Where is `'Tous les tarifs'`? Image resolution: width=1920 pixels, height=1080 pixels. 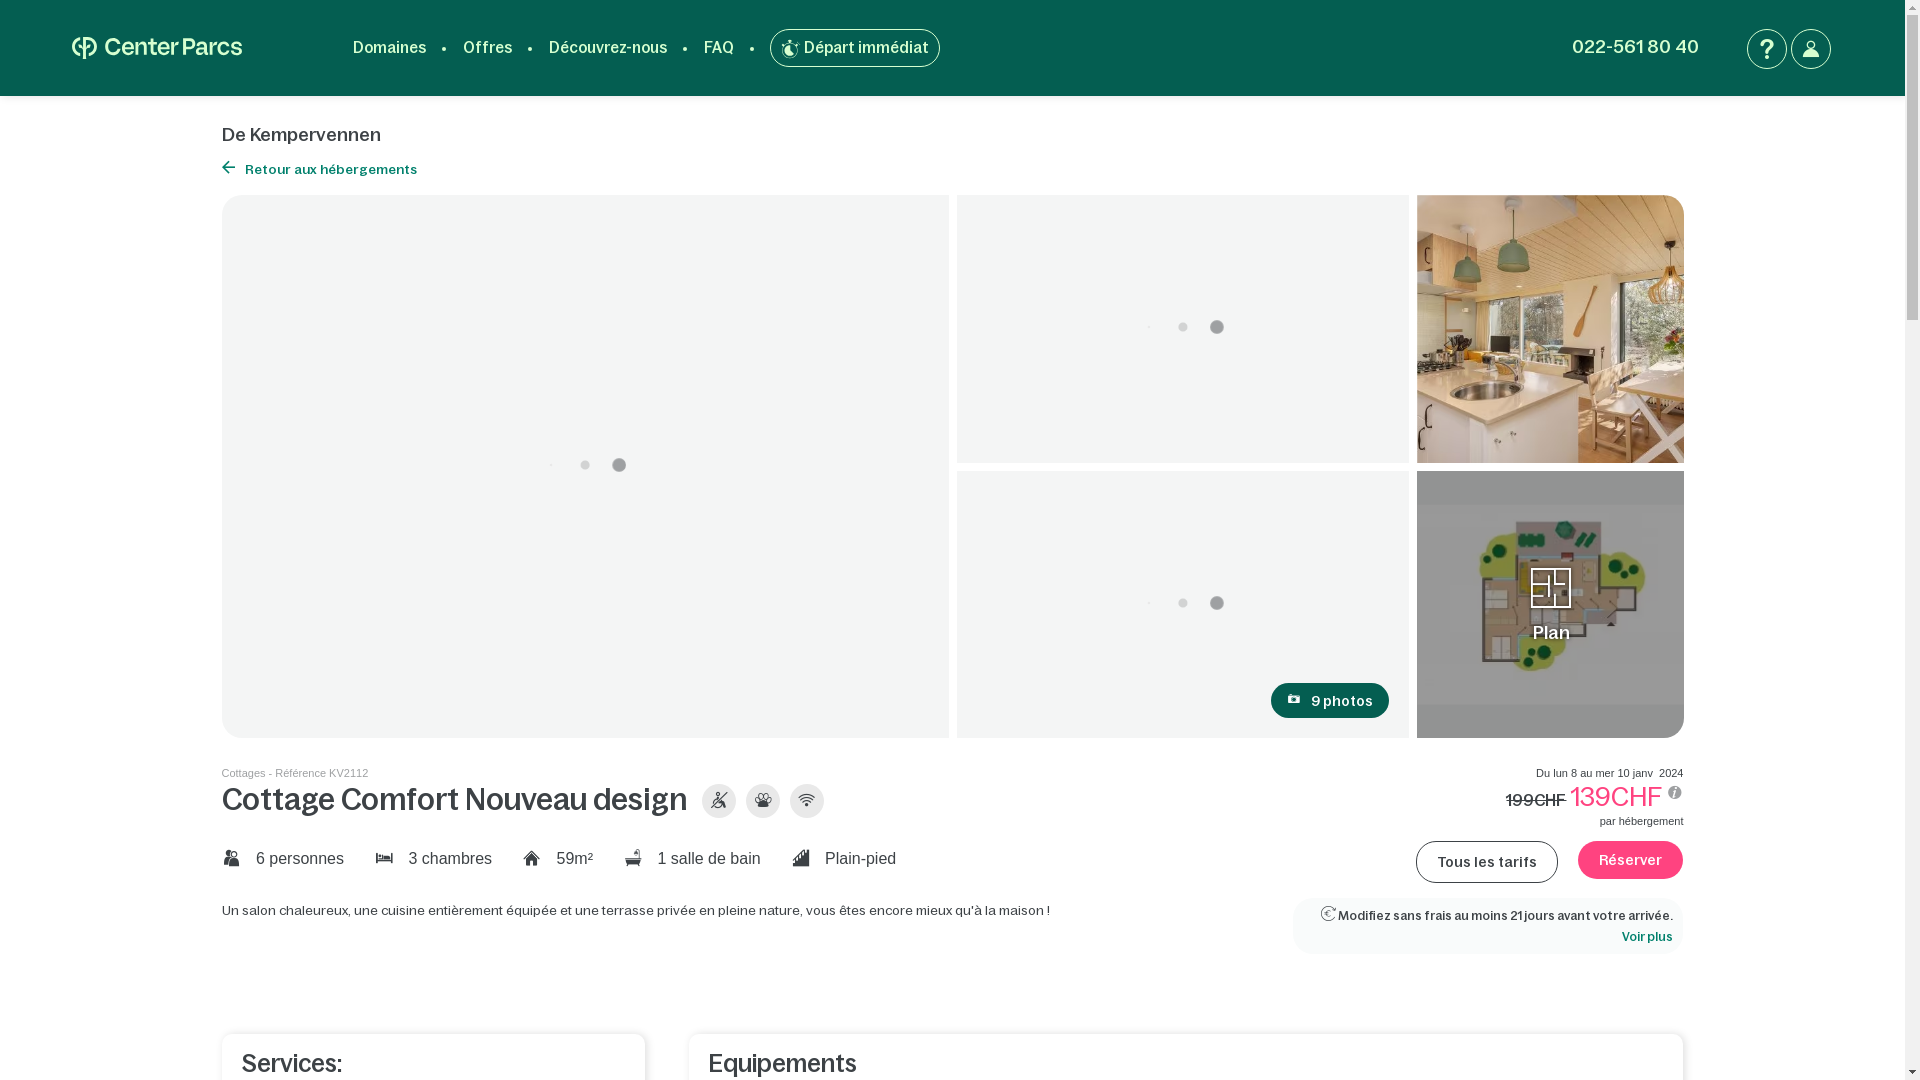
'Tous les tarifs' is located at coordinates (1487, 860).